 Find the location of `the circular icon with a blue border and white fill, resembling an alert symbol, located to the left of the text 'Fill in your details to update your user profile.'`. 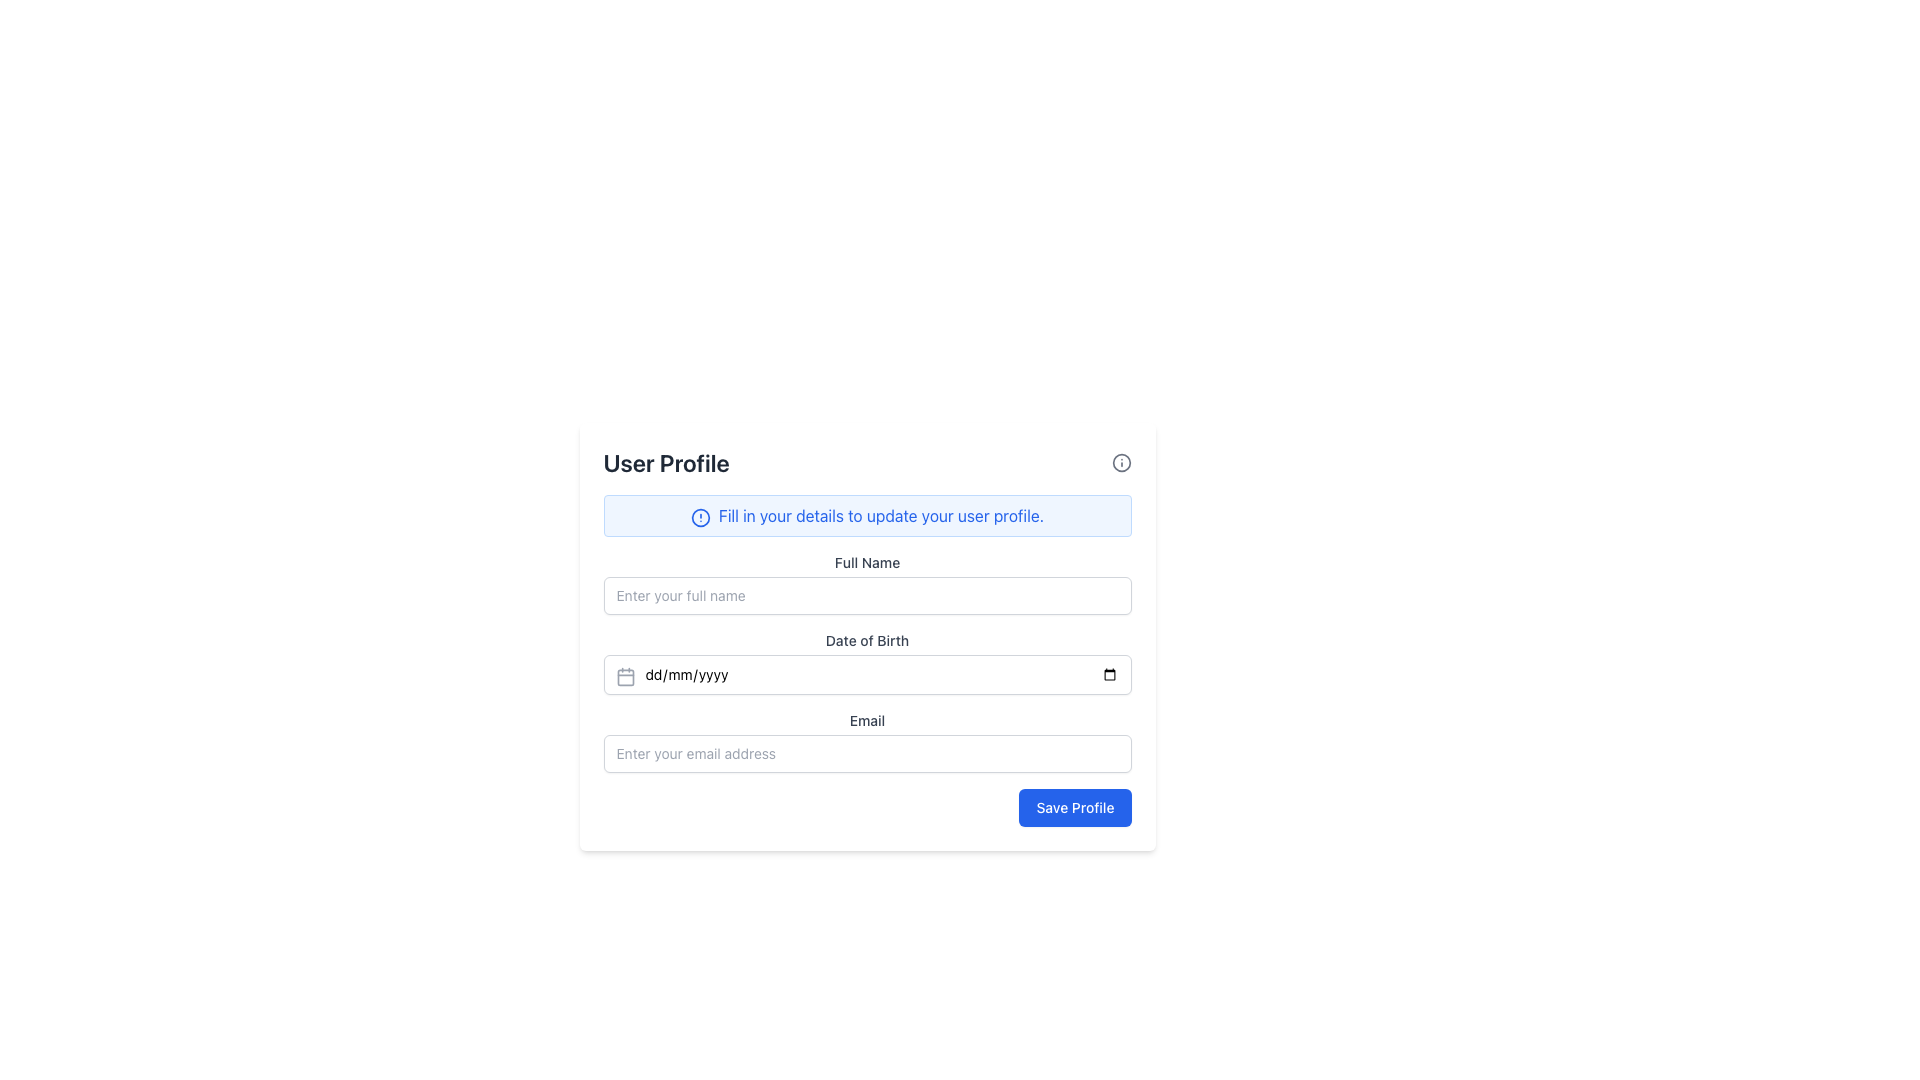

the circular icon with a blue border and white fill, resembling an alert symbol, located to the left of the text 'Fill in your details to update your user profile.' is located at coordinates (700, 516).